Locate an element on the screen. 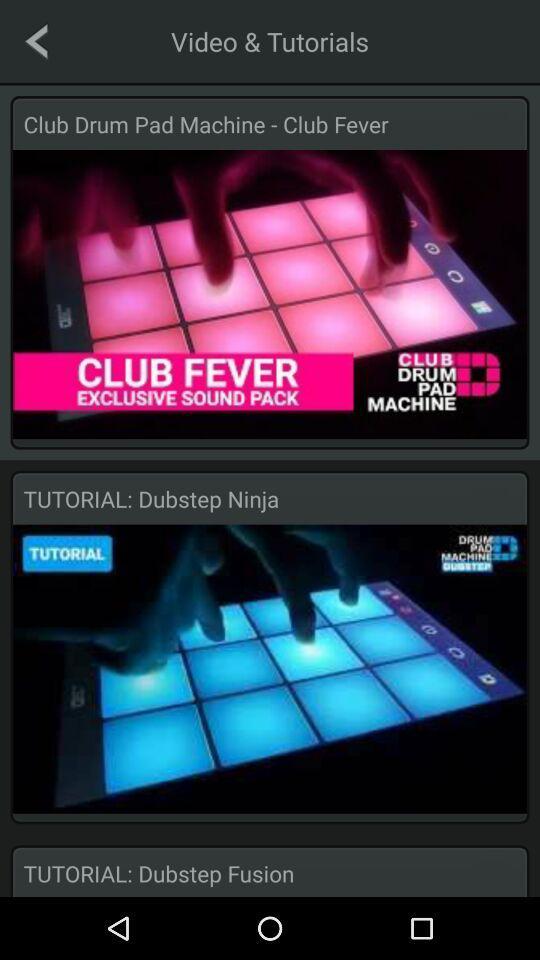 The height and width of the screenshot is (960, 540). go back is located at coordinates (36, 40).